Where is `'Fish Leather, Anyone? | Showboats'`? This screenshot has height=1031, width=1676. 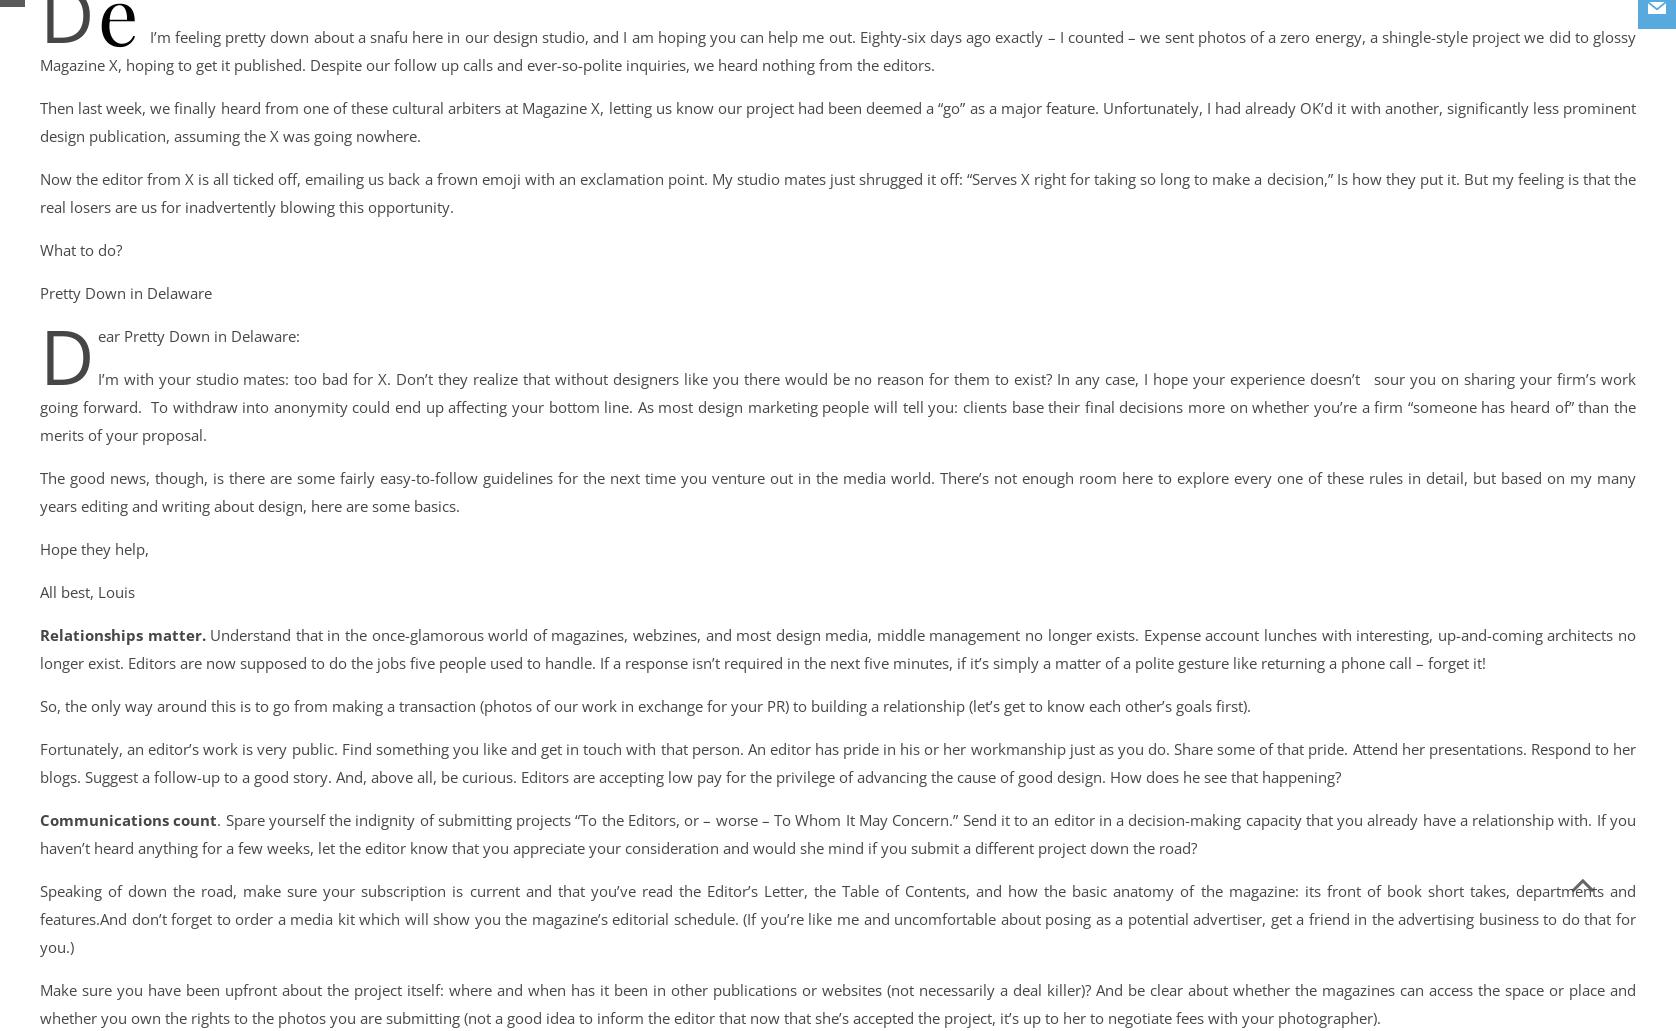 'Fish Leather, Anyone? | Showboats' is located at coordinates (142, 51).